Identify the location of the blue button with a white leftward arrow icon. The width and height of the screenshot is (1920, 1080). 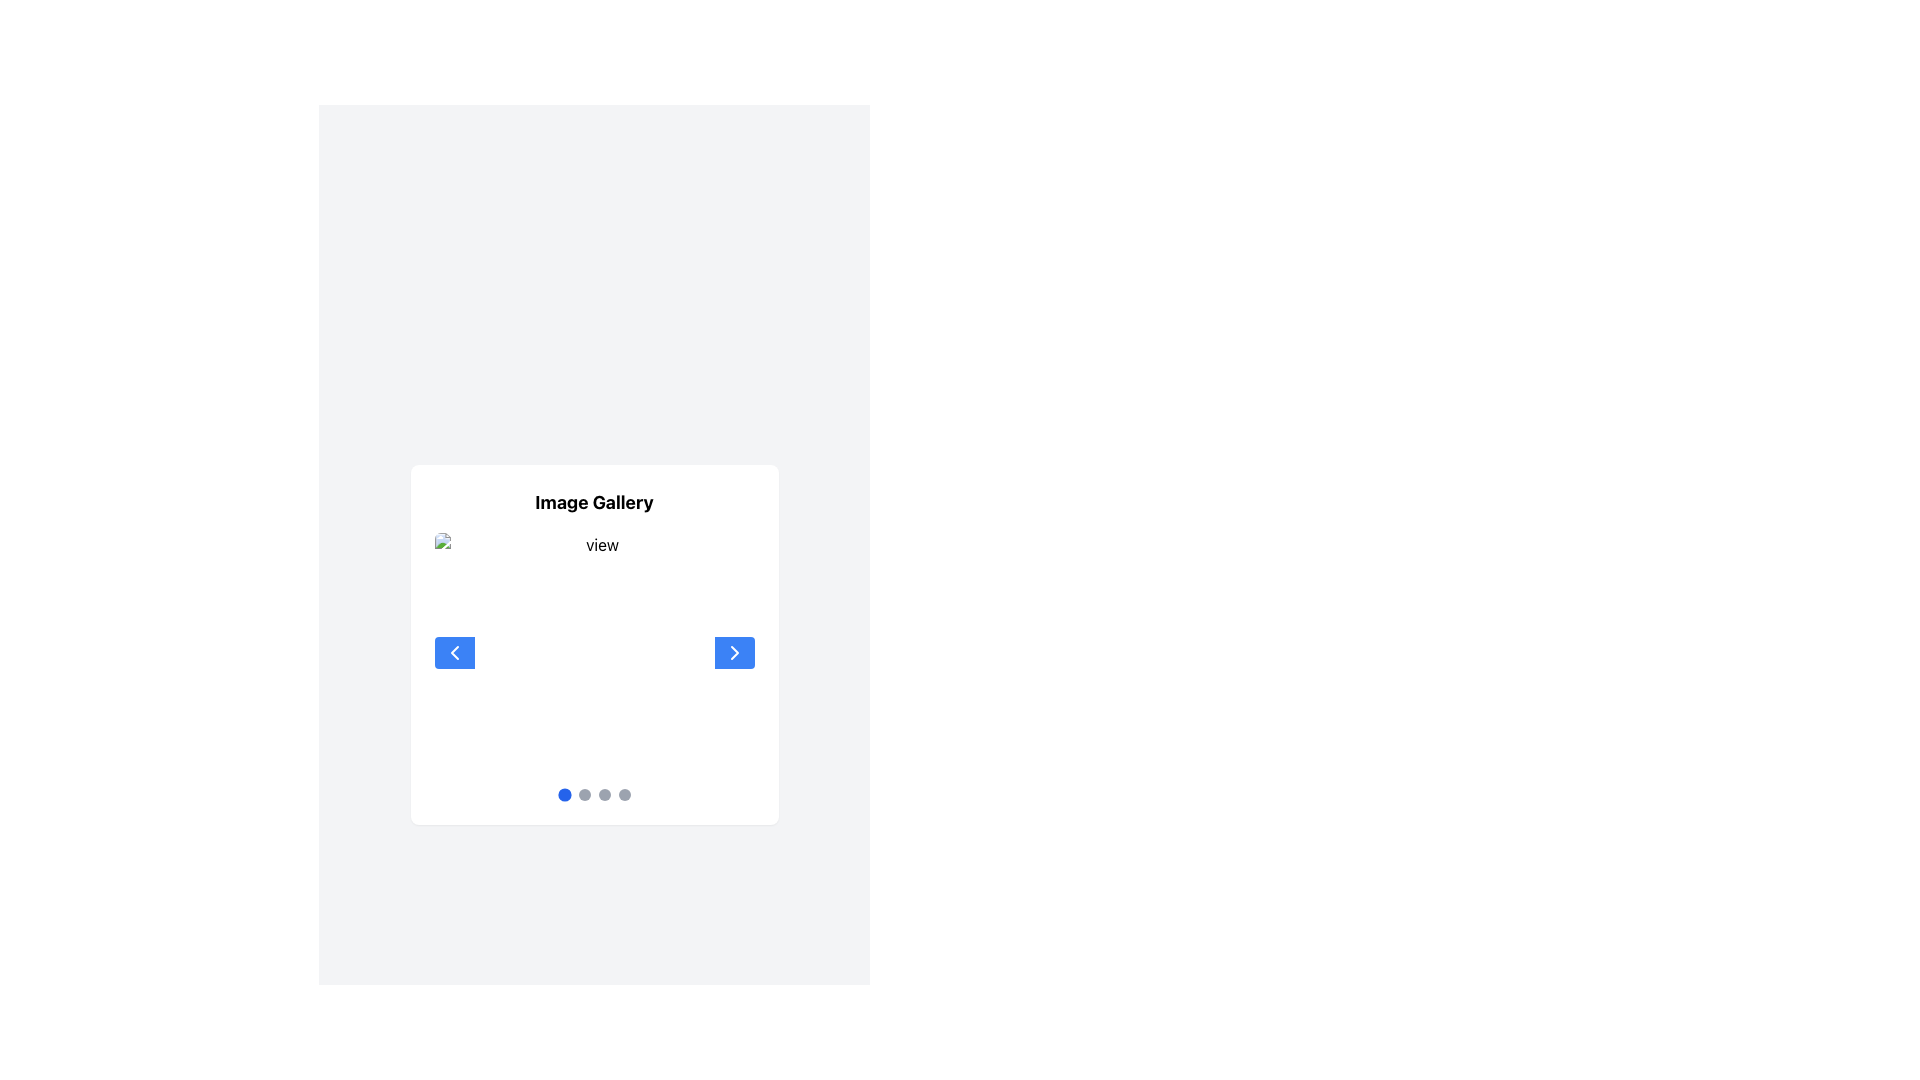
(453, 652).